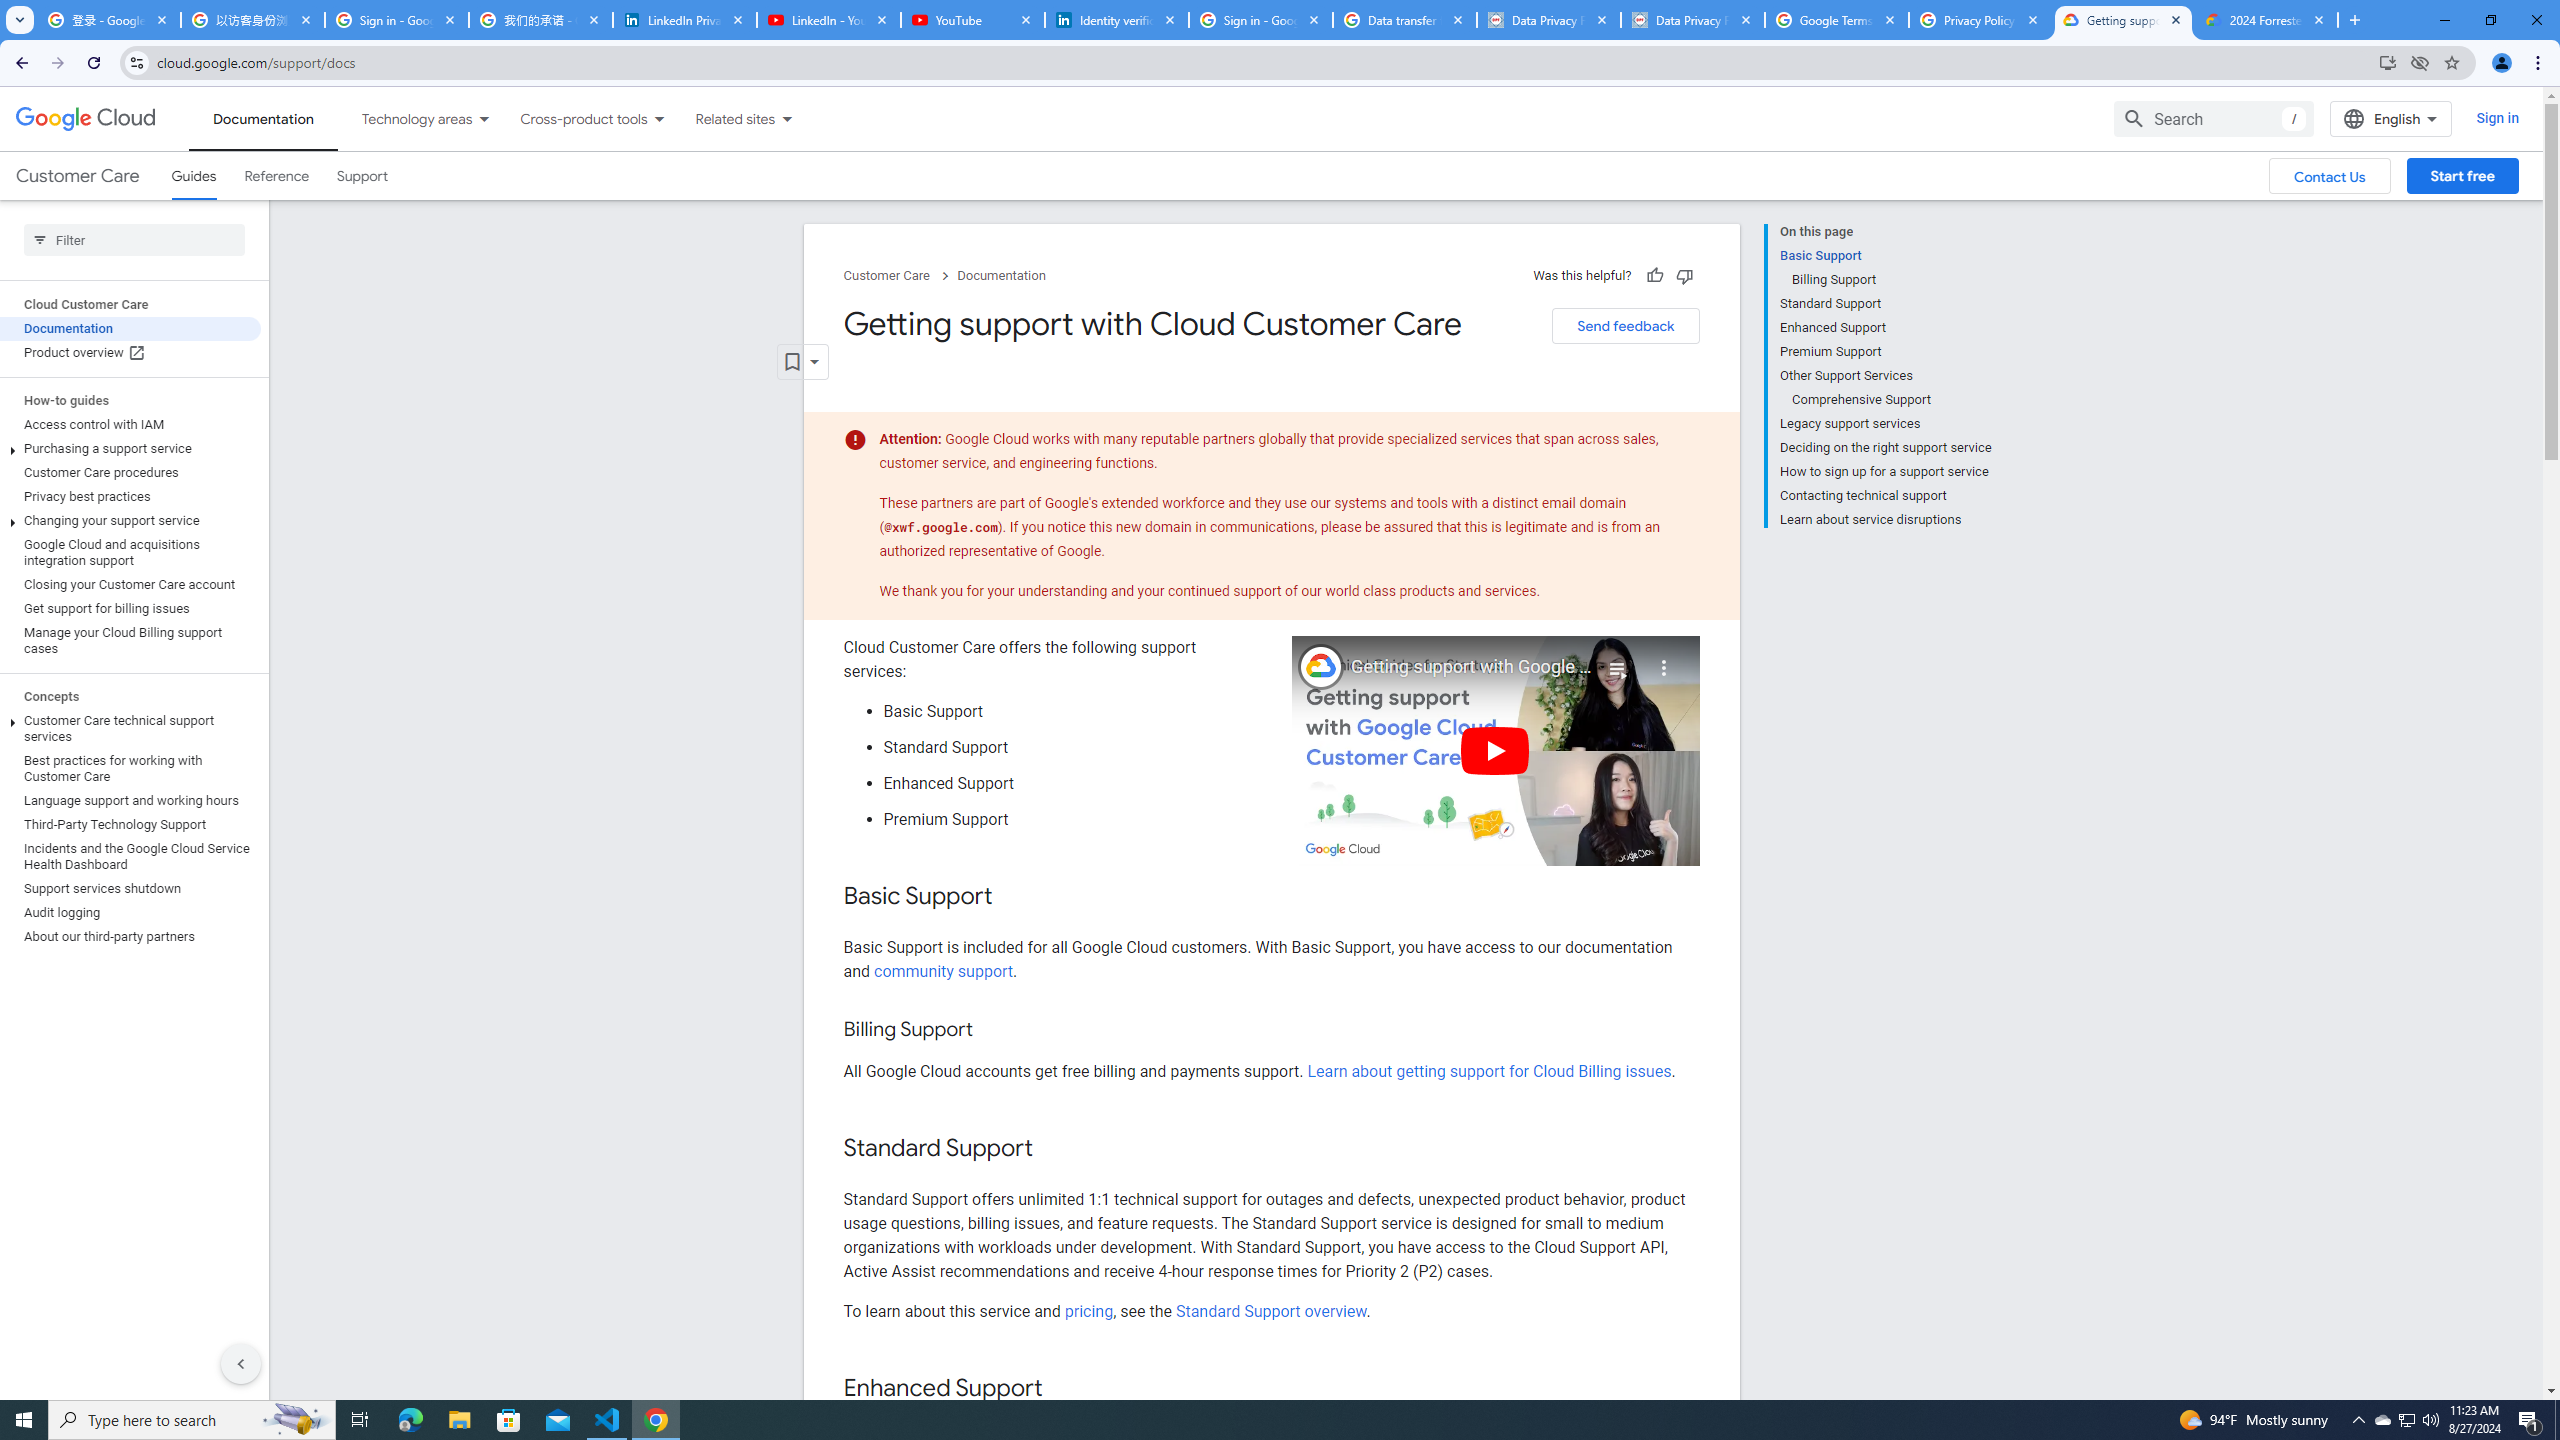  Describe the element at coordinates (786, 118) in the screenshot. I see `'Dropdown menu for Related sites'` at that location.